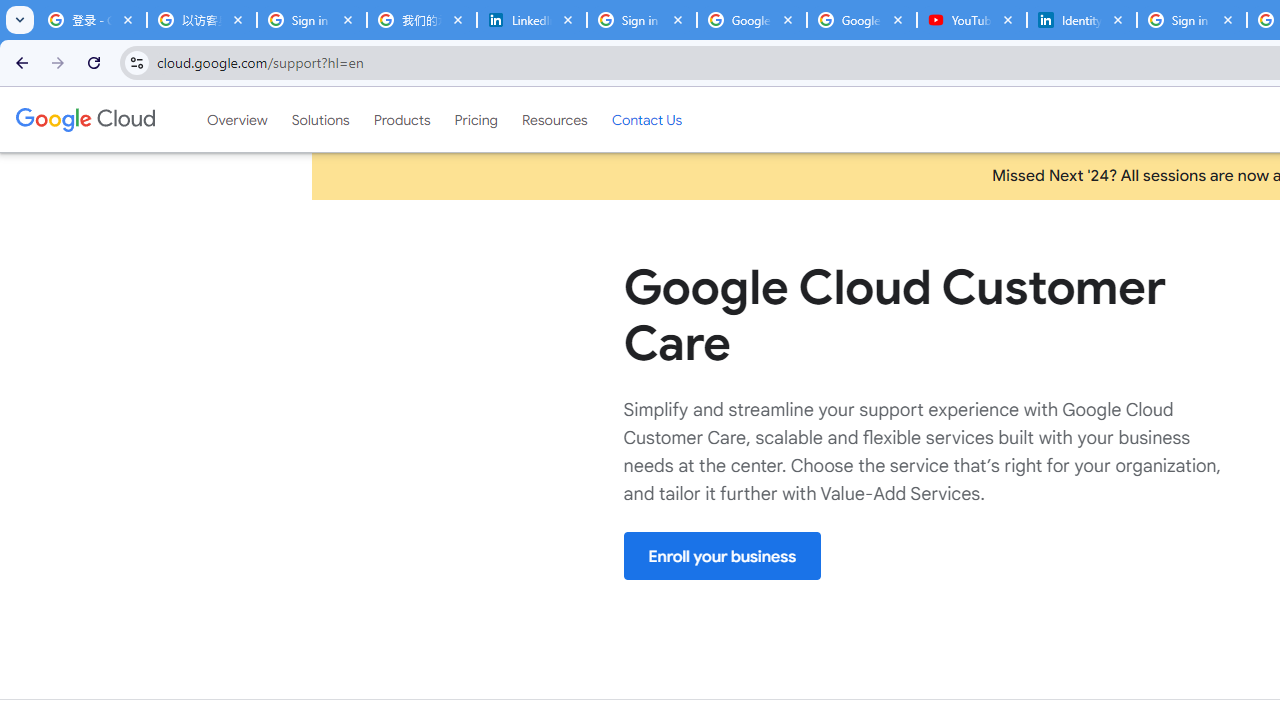  What do you see at coordinates (400, 119) in the screenshot?
I see `'Products'` at bounding box center [400, 119].